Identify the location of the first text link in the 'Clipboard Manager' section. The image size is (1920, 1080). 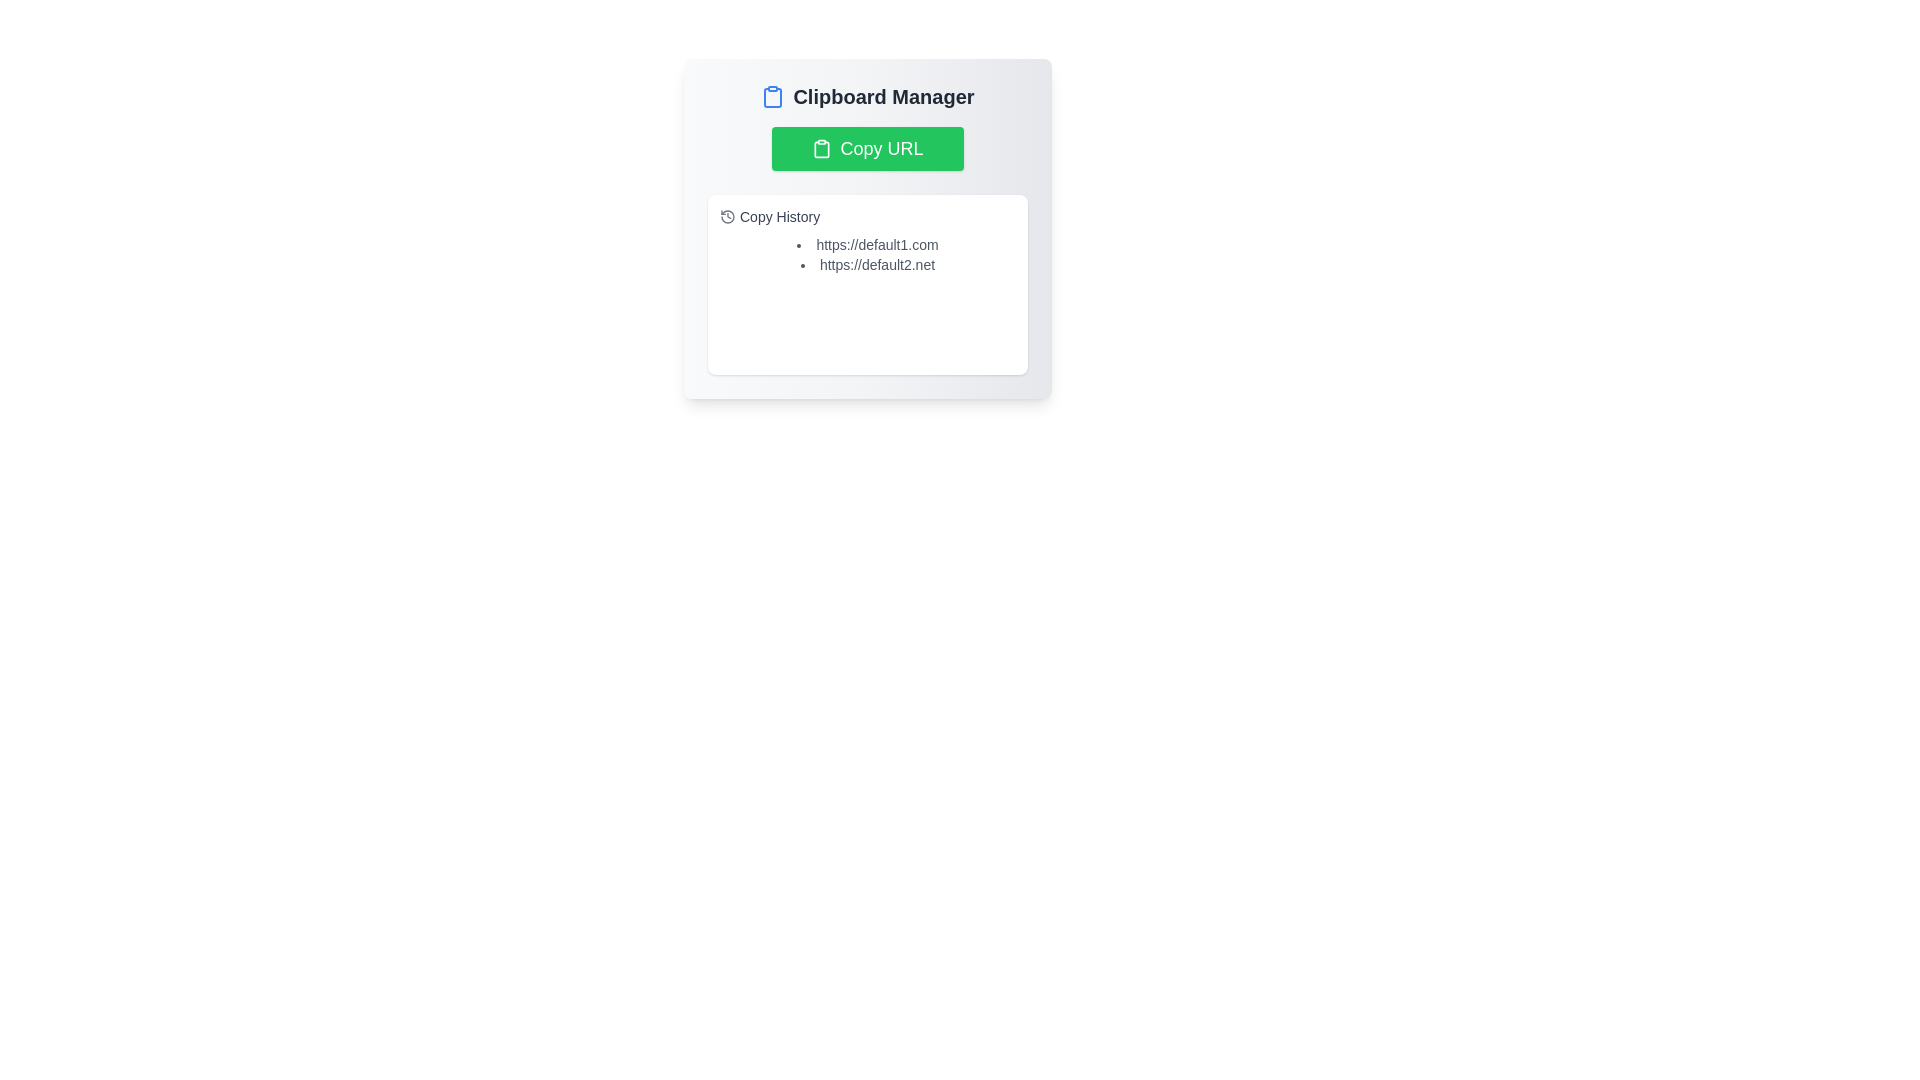
(868, 244).